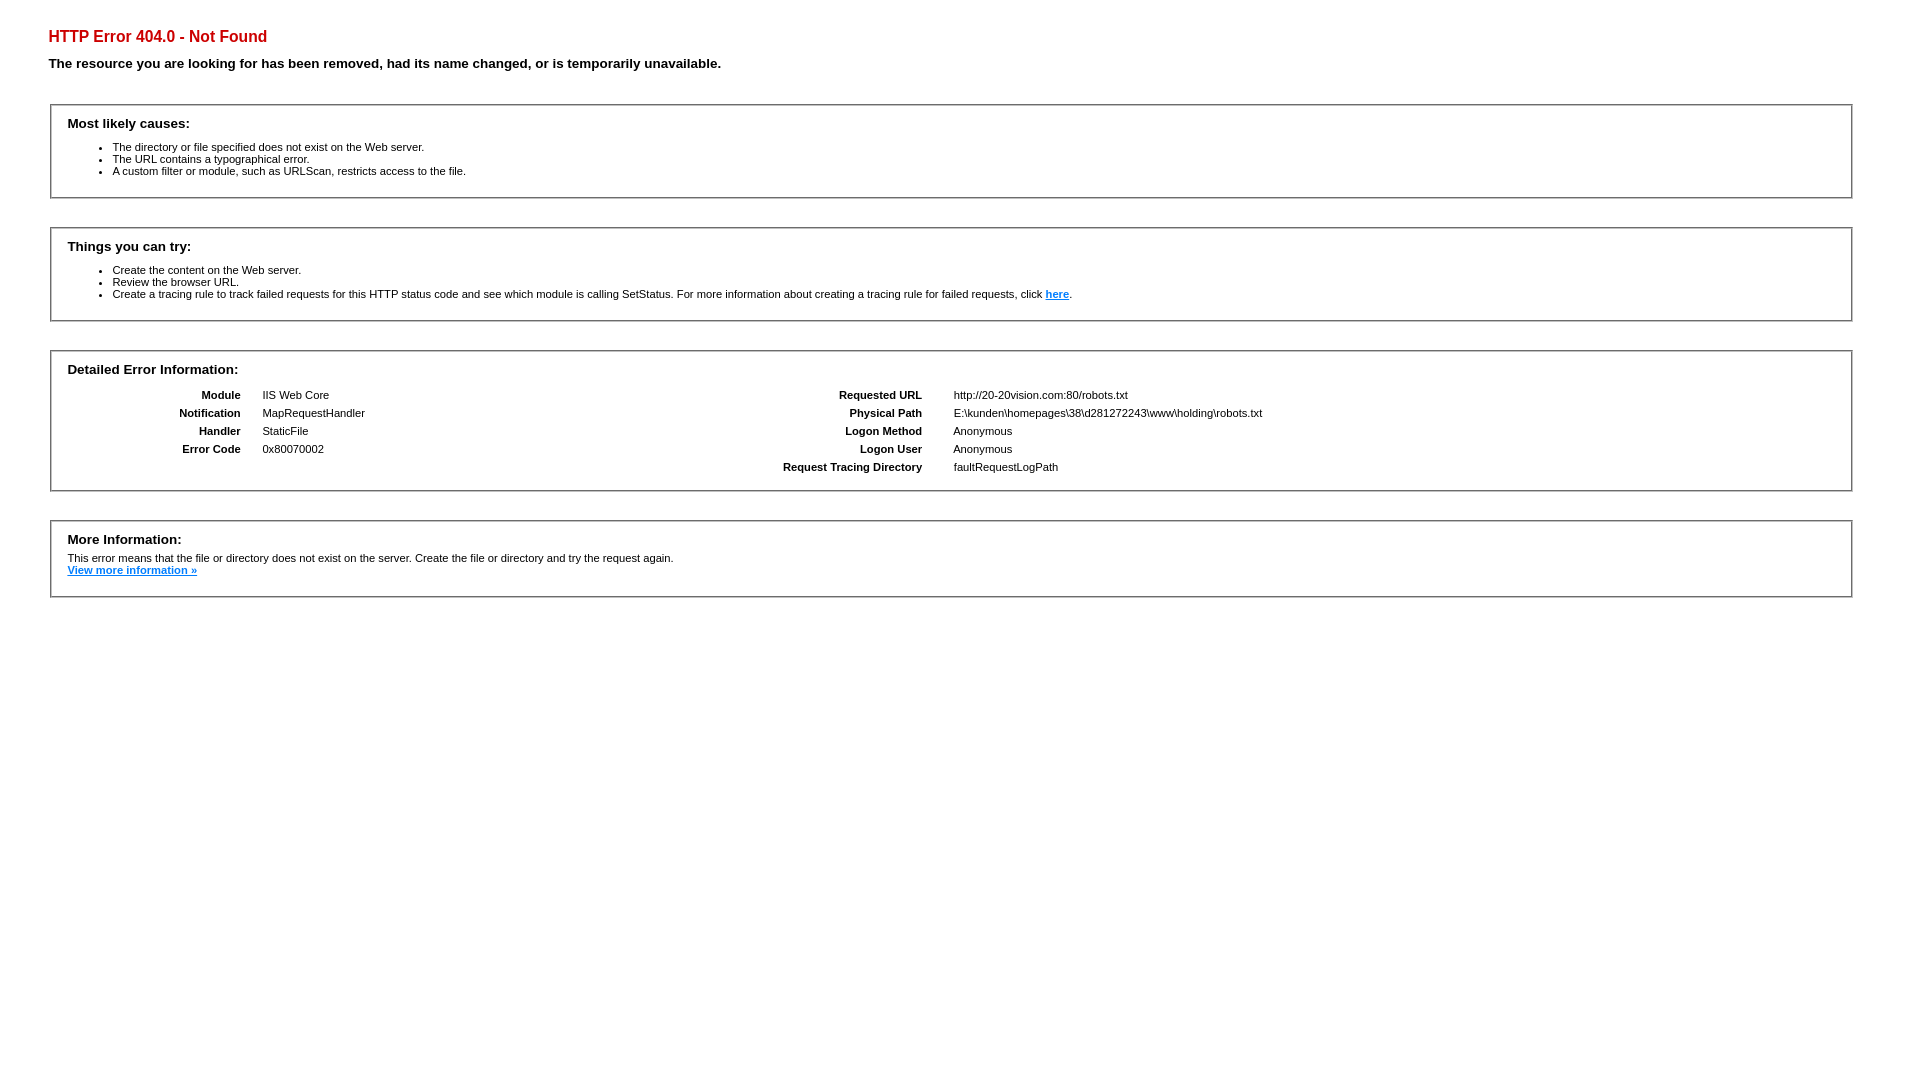 Image resolution: width=1920 pixels, height=1080 pixels. What do you see at coordinates (1056, 293) in the screenshot?
I see `'here'` at bounding box center [1056, 293].